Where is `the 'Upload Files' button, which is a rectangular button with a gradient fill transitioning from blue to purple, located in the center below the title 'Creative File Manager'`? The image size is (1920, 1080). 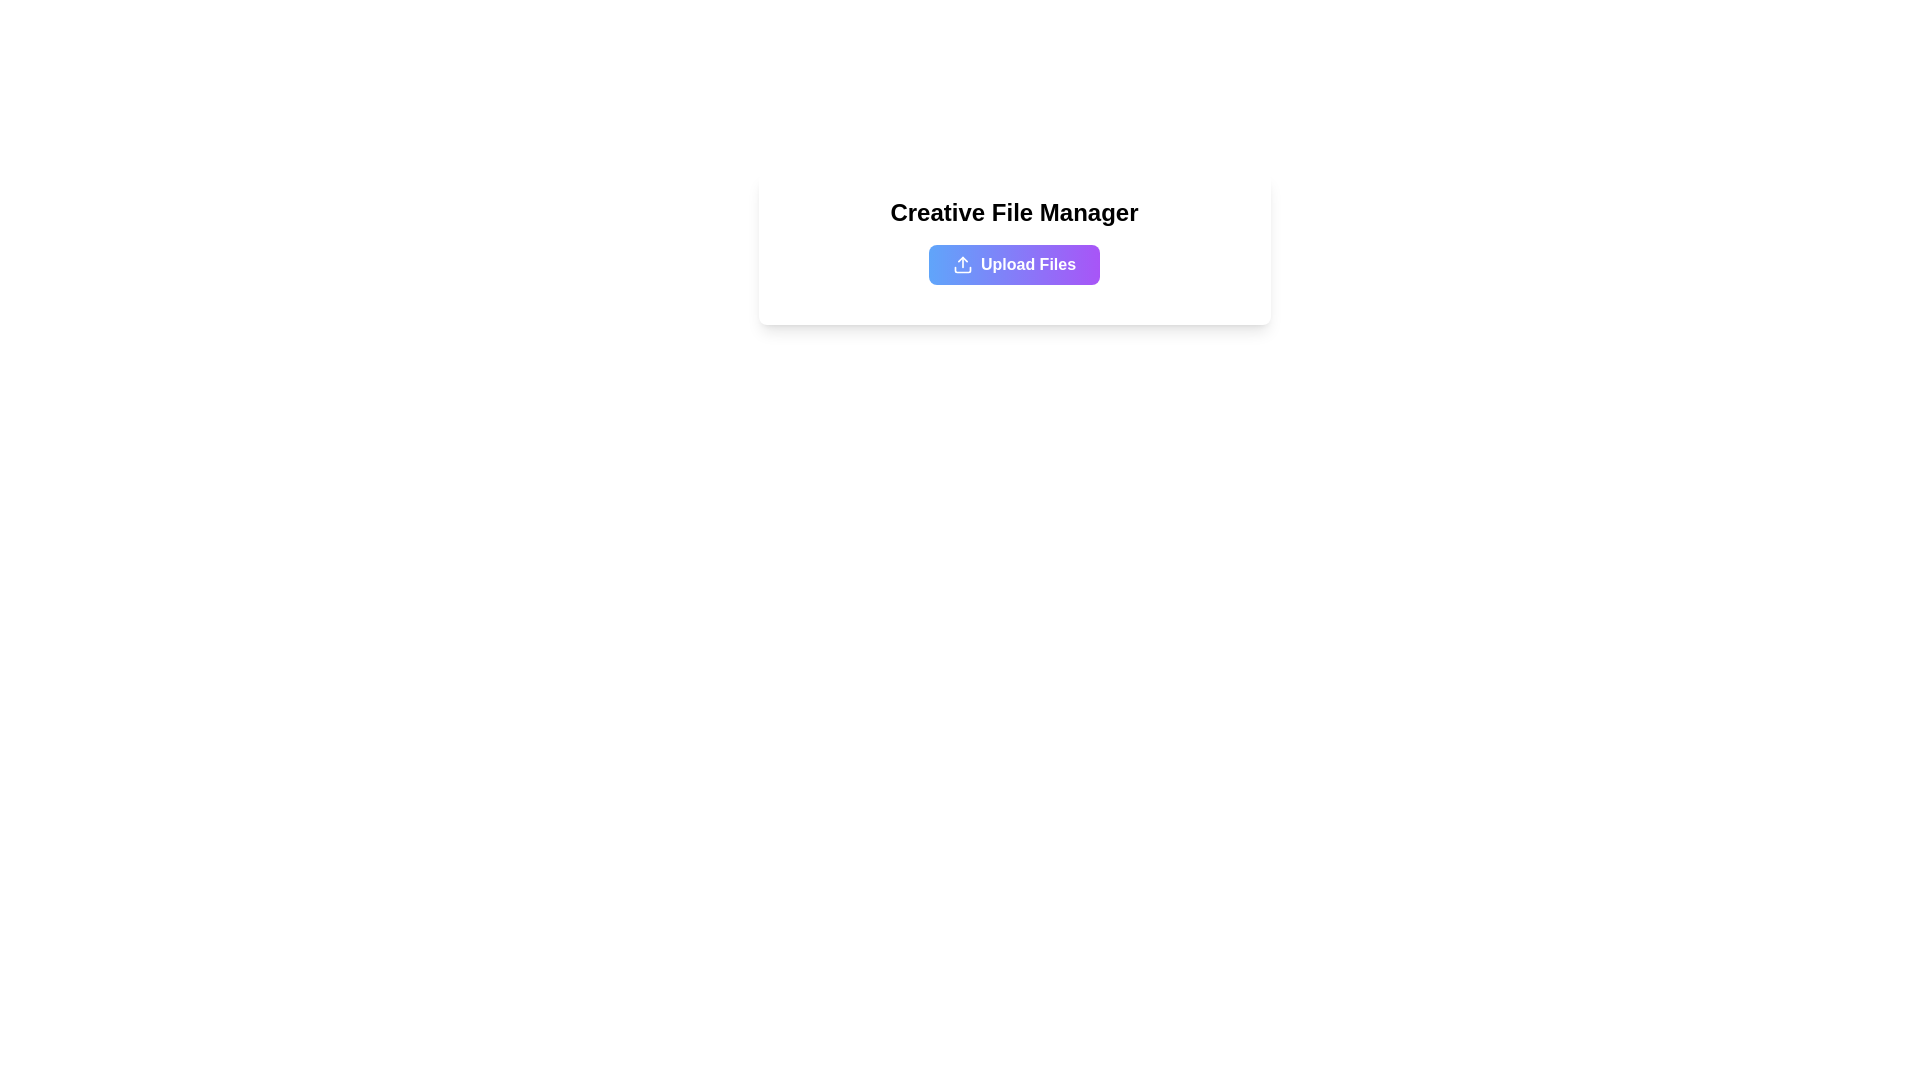 the 'Upload Files' button, which is a rectangular button with a gradient fill transitioning from blue to purple, located in the center below the title 'Creative File Manager' is located at coordinates (1014, 264).